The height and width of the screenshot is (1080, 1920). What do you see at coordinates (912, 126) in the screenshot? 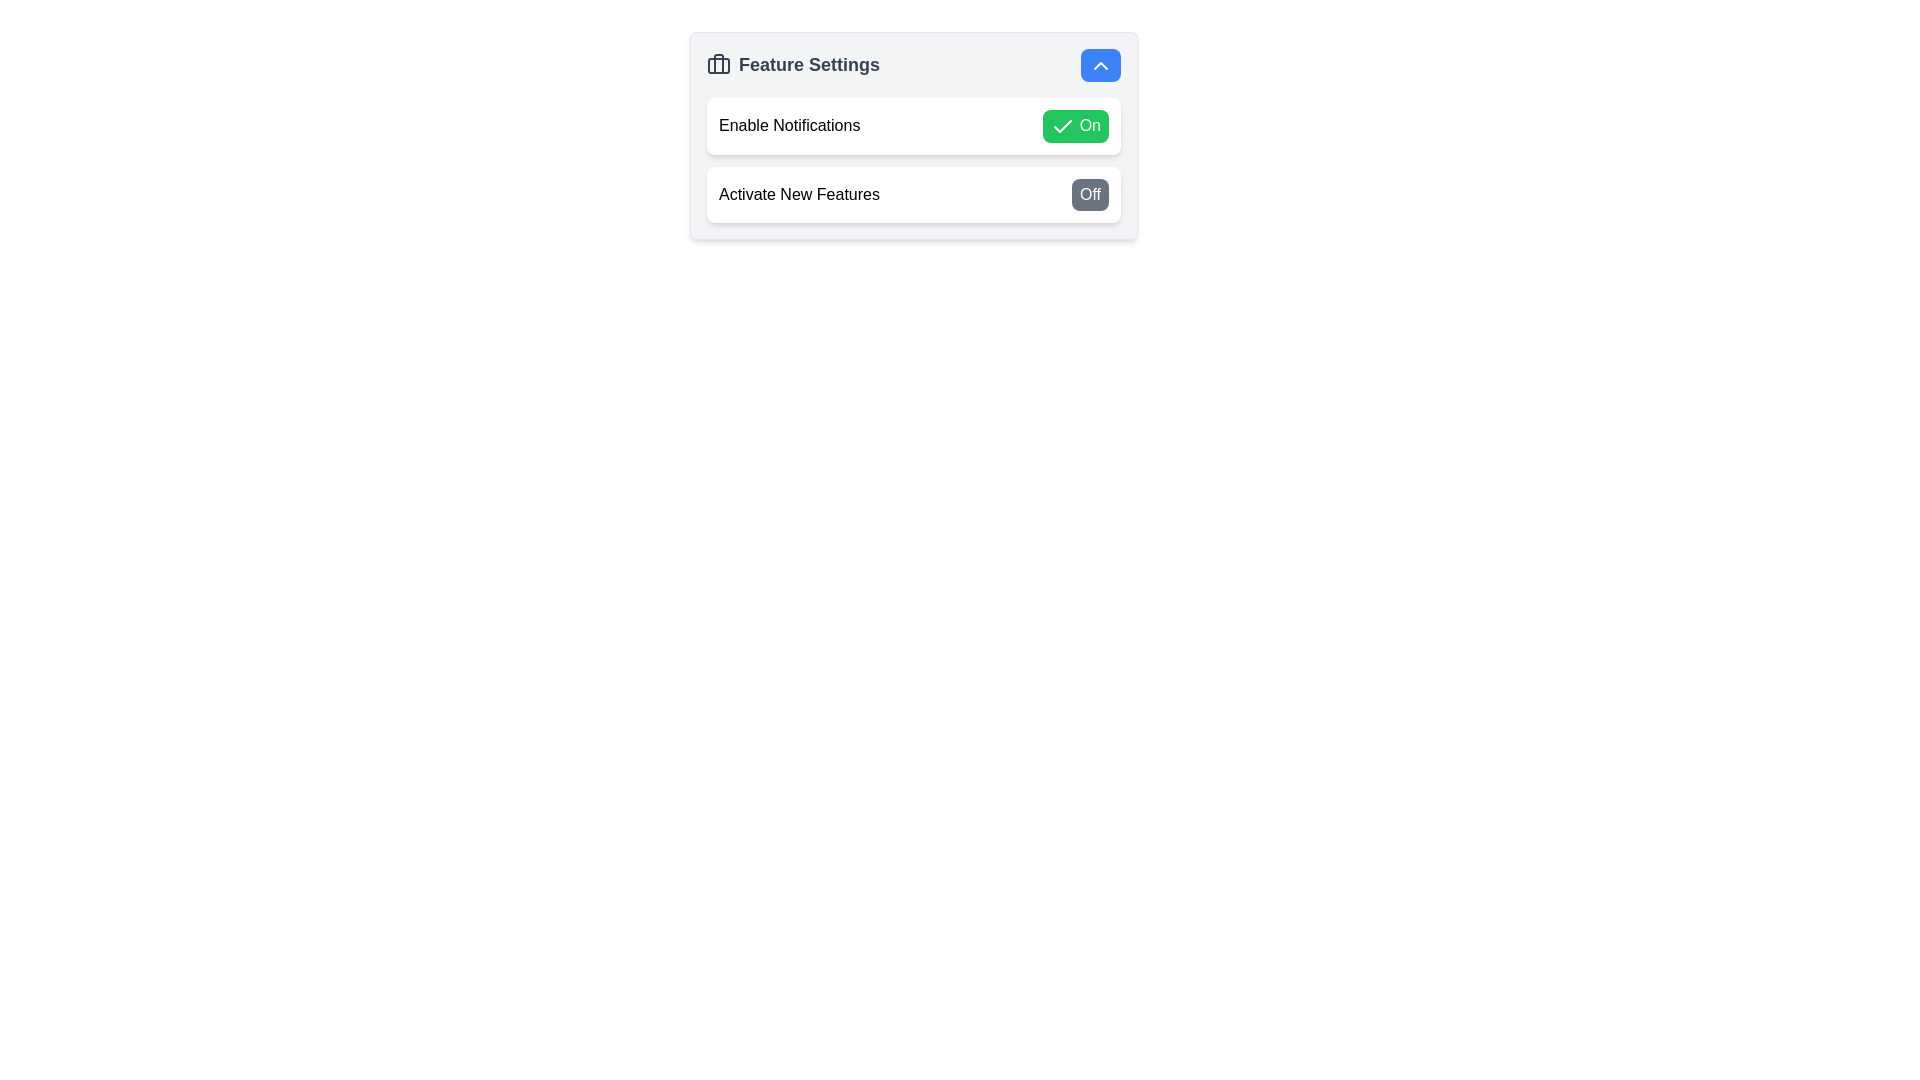
I see `the Toggleable control labeled 'Enable Notifications' which contains a green button labeled 'On' and is located within the 'Feature Settings' section` at bounding box center [912, 126].